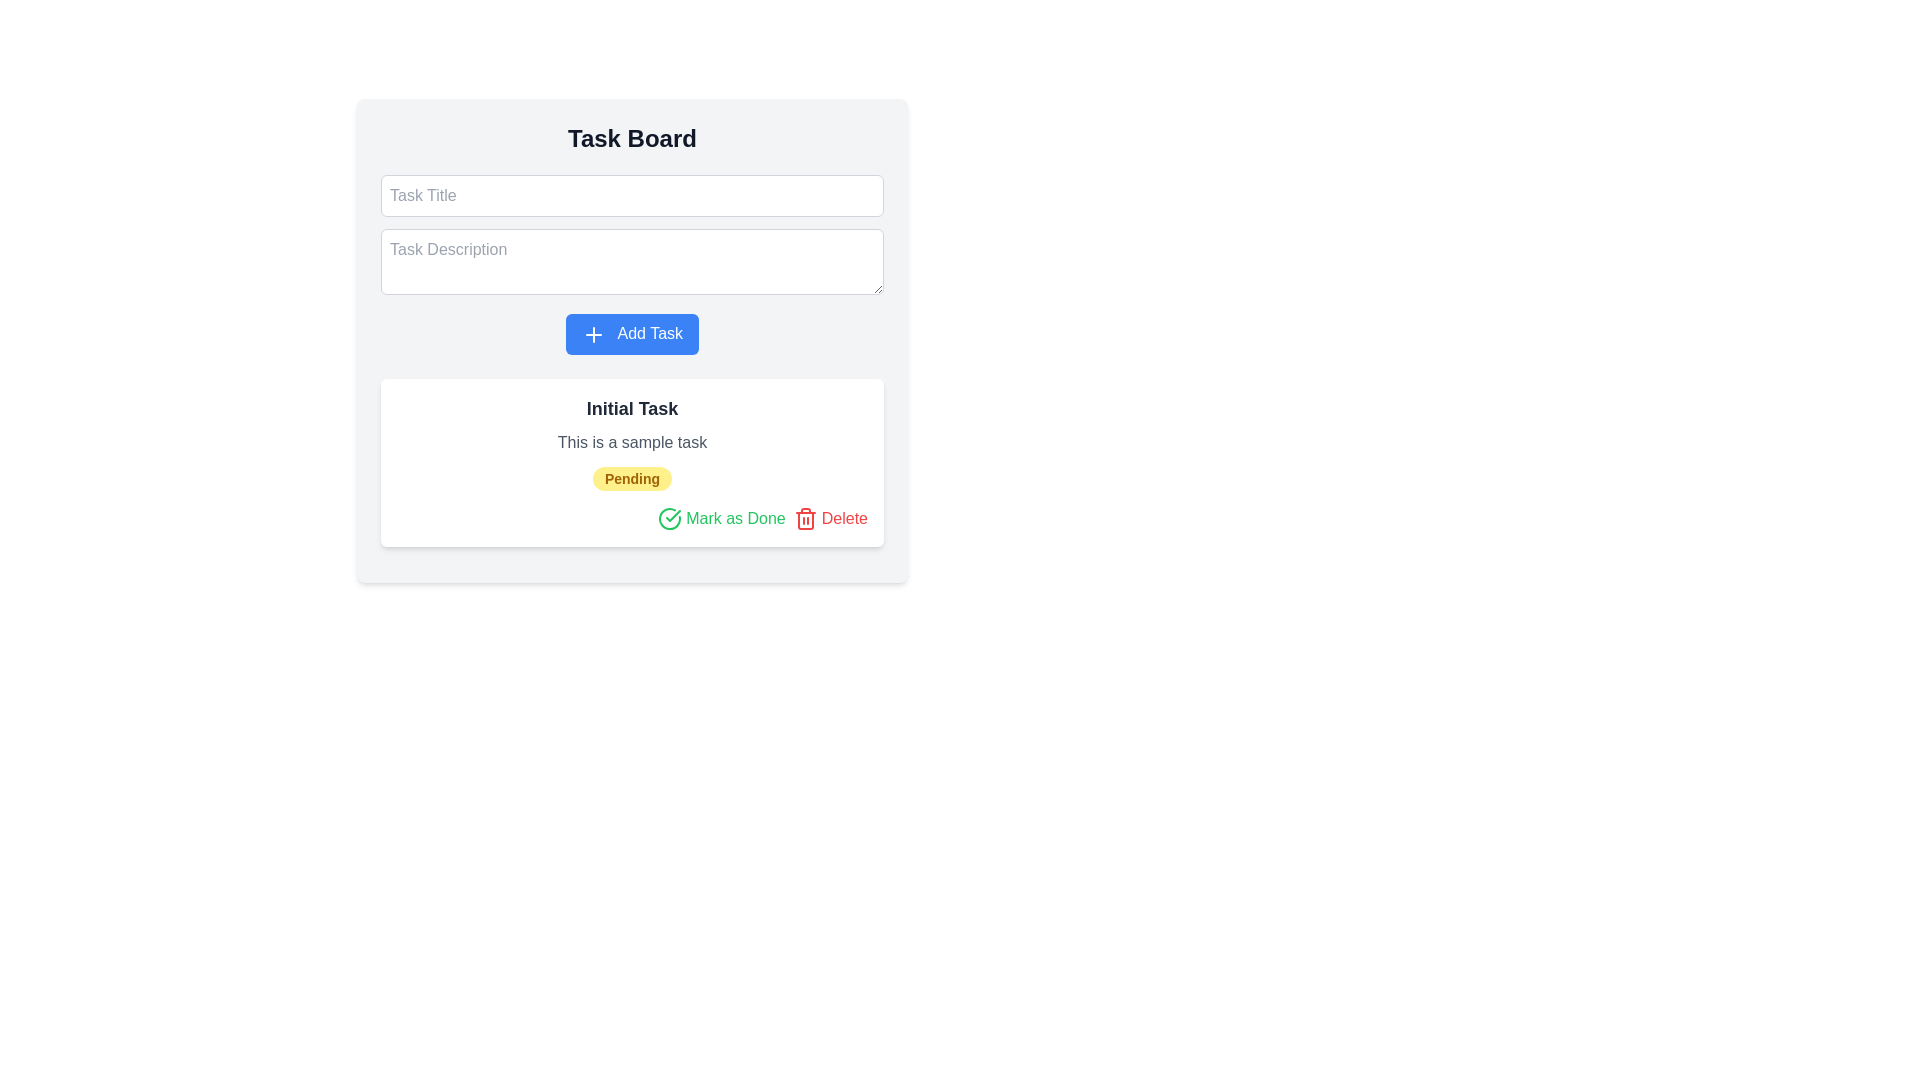  I want to click on the 'Delete' button in the row of buttons located at the bottom-right corner of the 'Initial Task' card, so click(631, 517).